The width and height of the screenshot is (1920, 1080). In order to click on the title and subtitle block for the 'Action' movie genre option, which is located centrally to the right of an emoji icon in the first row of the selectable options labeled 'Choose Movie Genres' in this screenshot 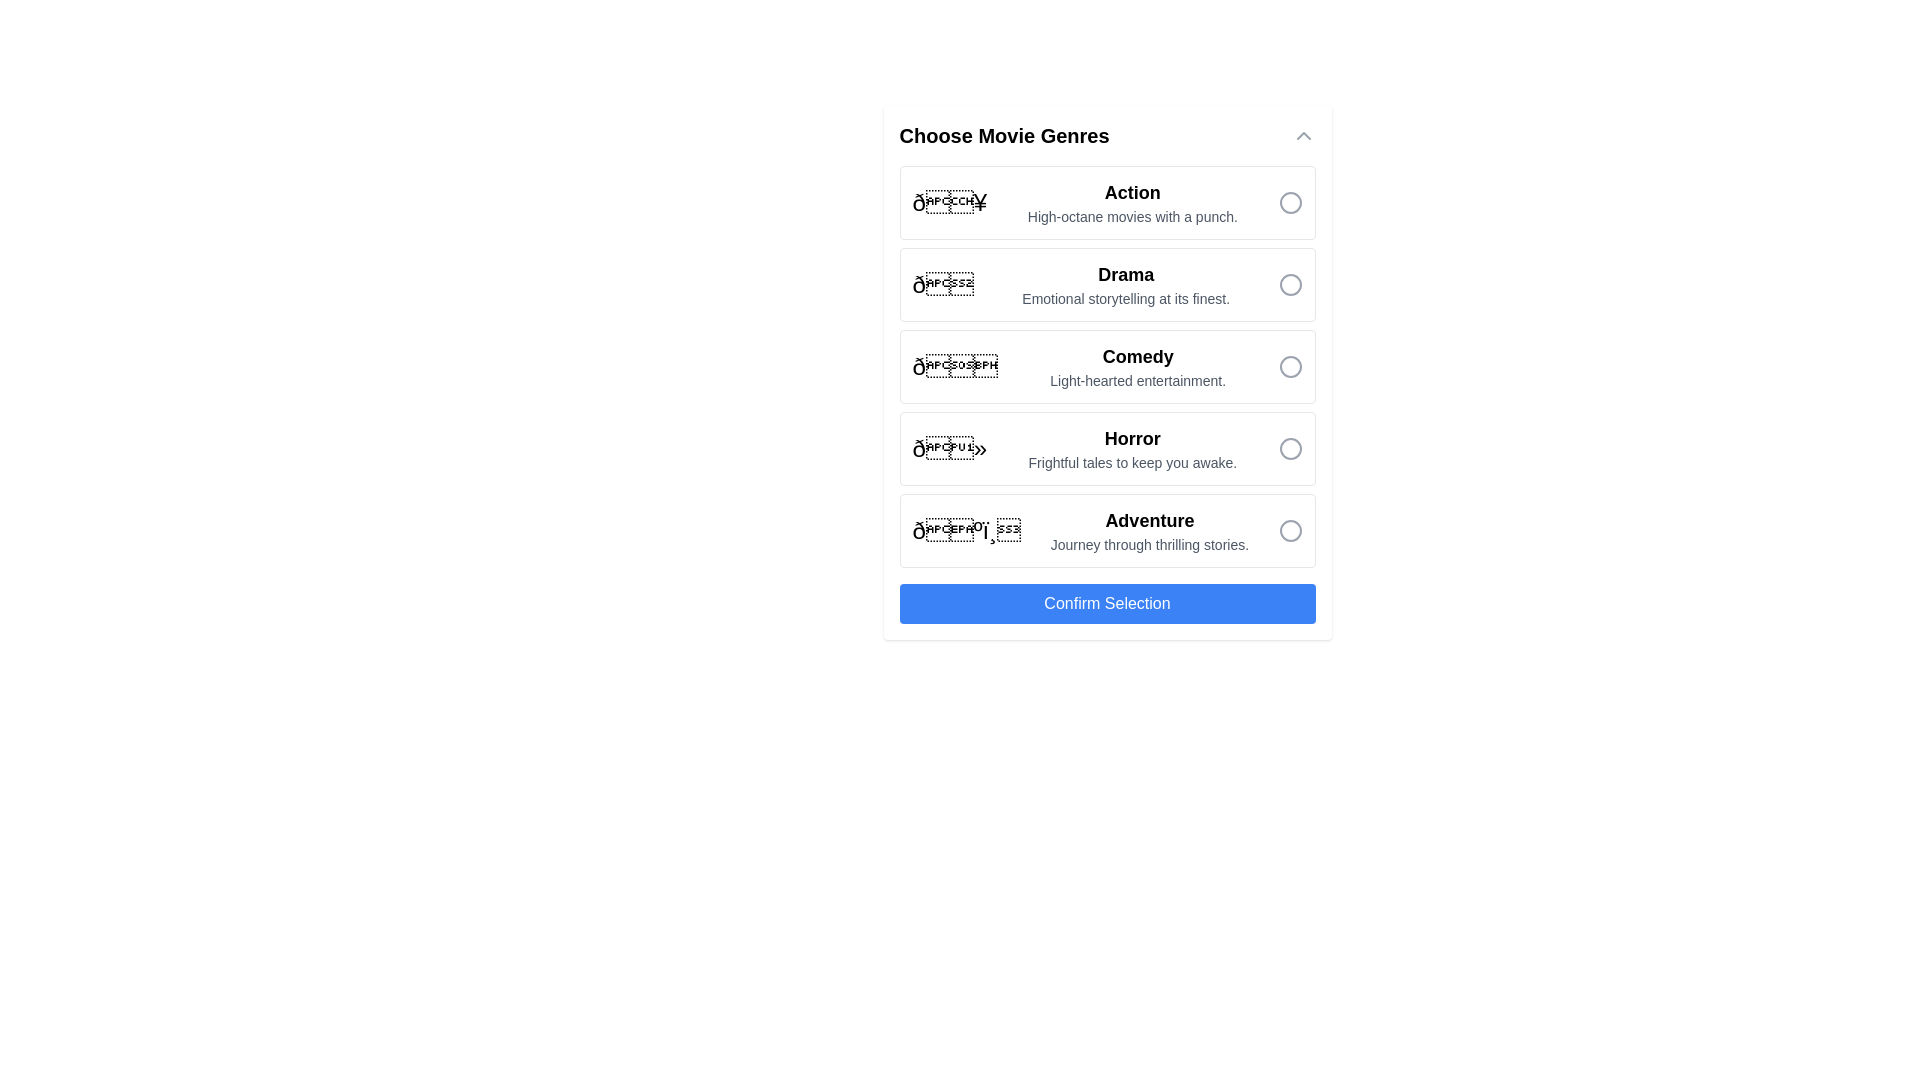, I will do `click(1132, 203)`.